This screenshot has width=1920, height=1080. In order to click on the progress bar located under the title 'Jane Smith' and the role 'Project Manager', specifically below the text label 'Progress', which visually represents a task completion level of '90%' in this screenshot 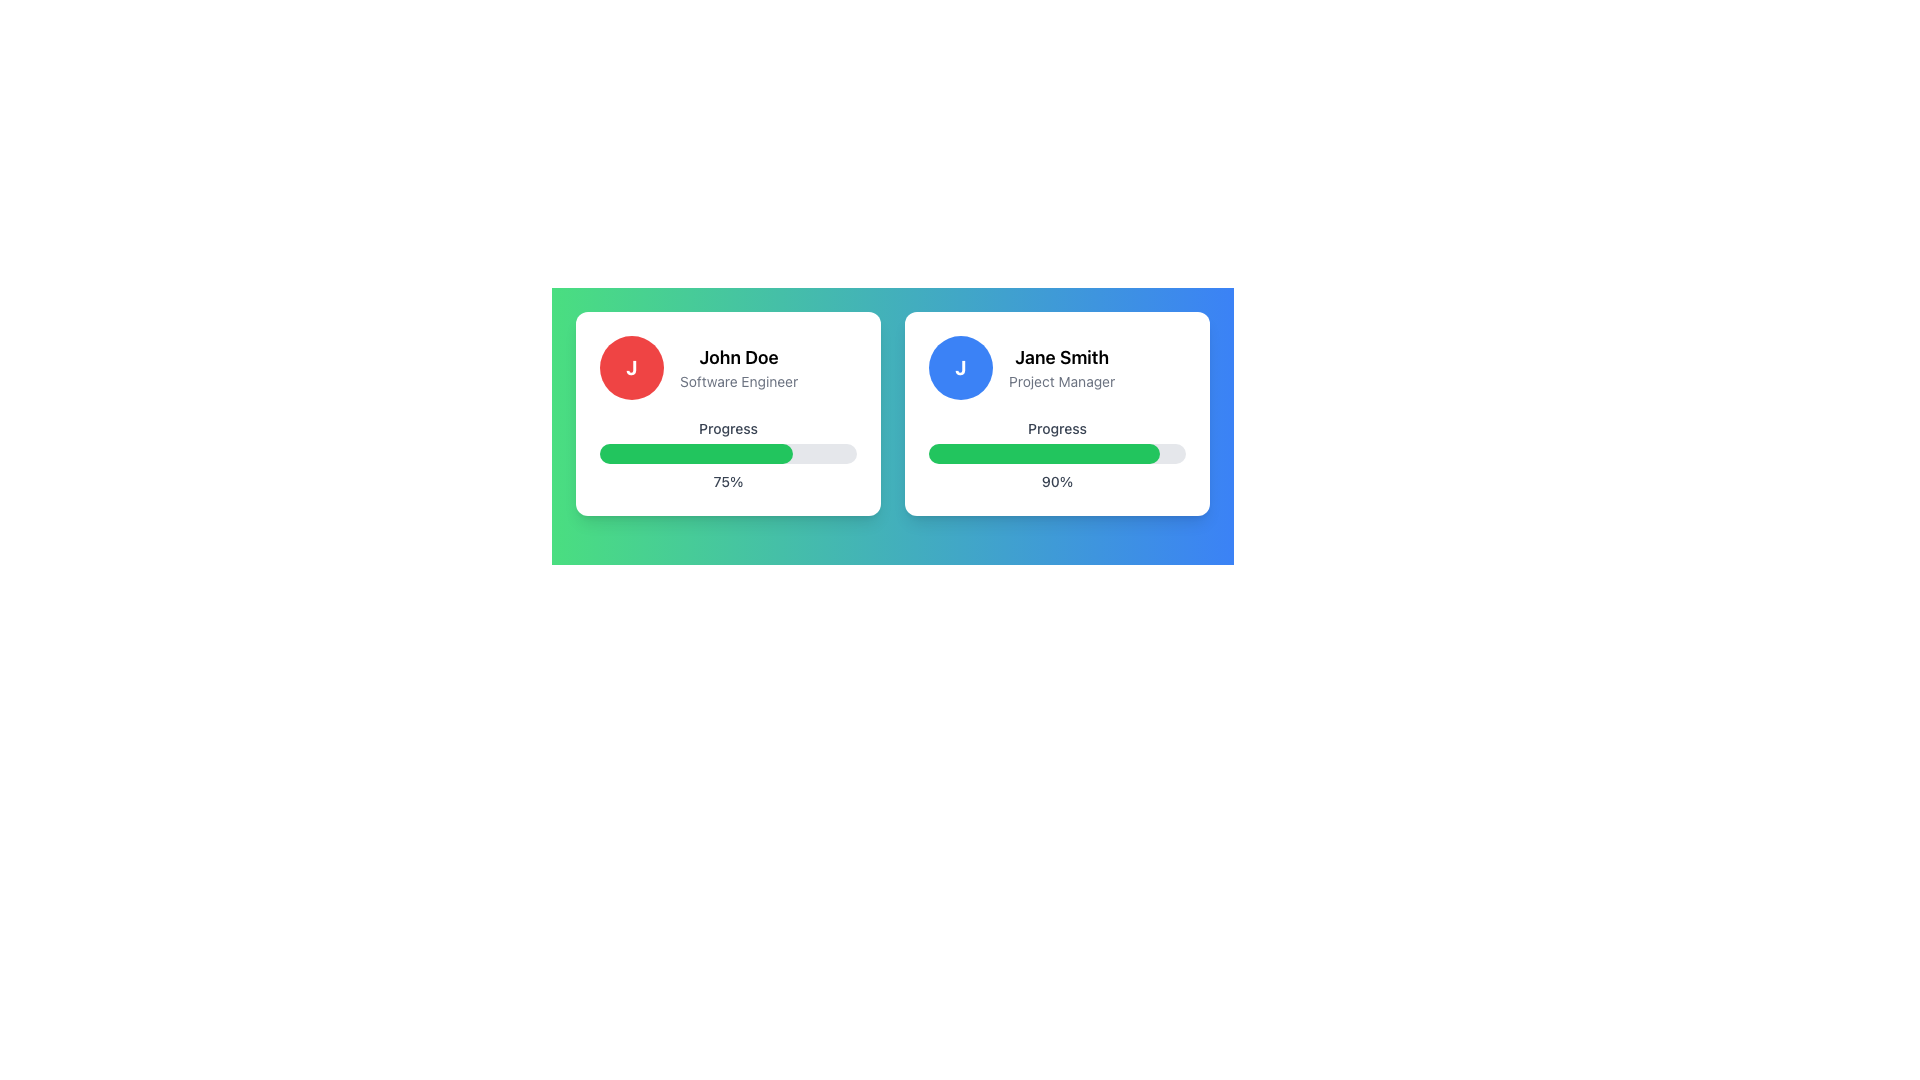, I will do `click(1056, 454)`.